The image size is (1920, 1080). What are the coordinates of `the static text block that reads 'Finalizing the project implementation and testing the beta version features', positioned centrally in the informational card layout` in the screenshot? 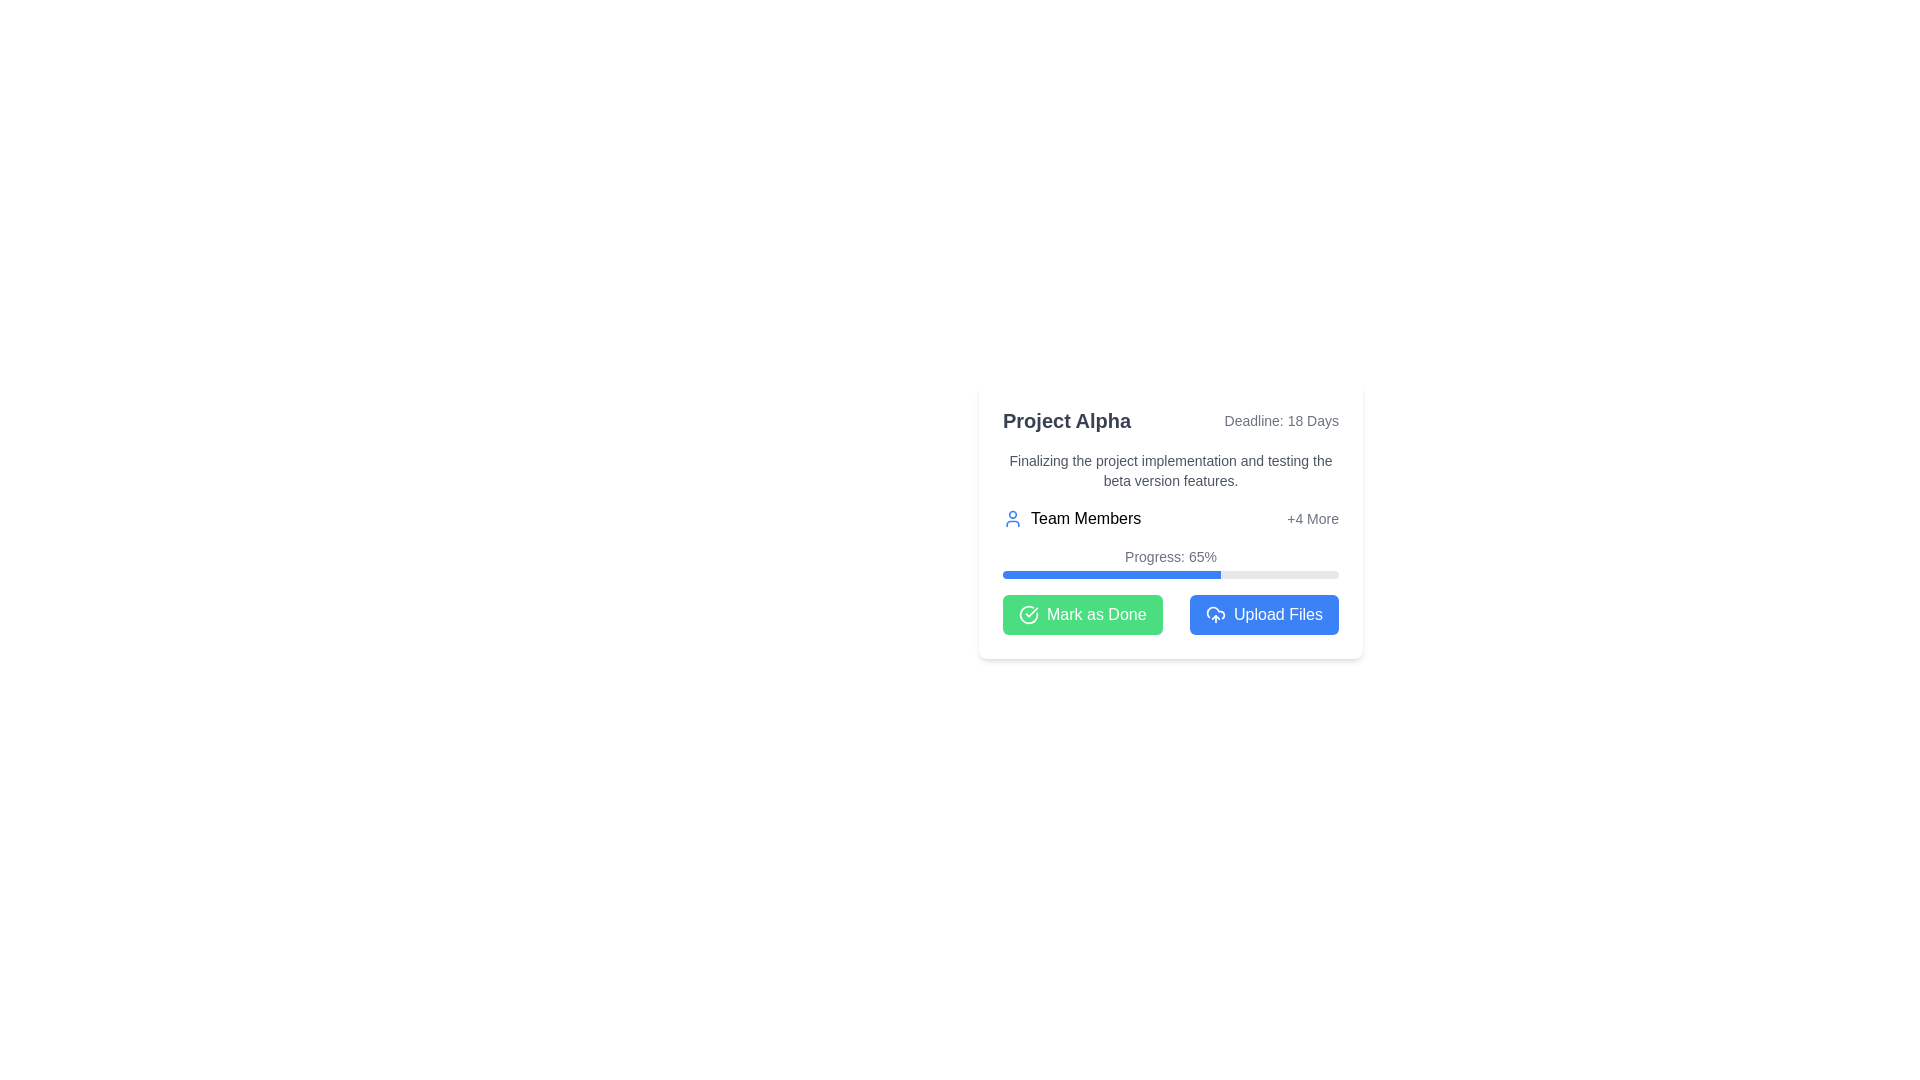 It's located at (1171, 470).